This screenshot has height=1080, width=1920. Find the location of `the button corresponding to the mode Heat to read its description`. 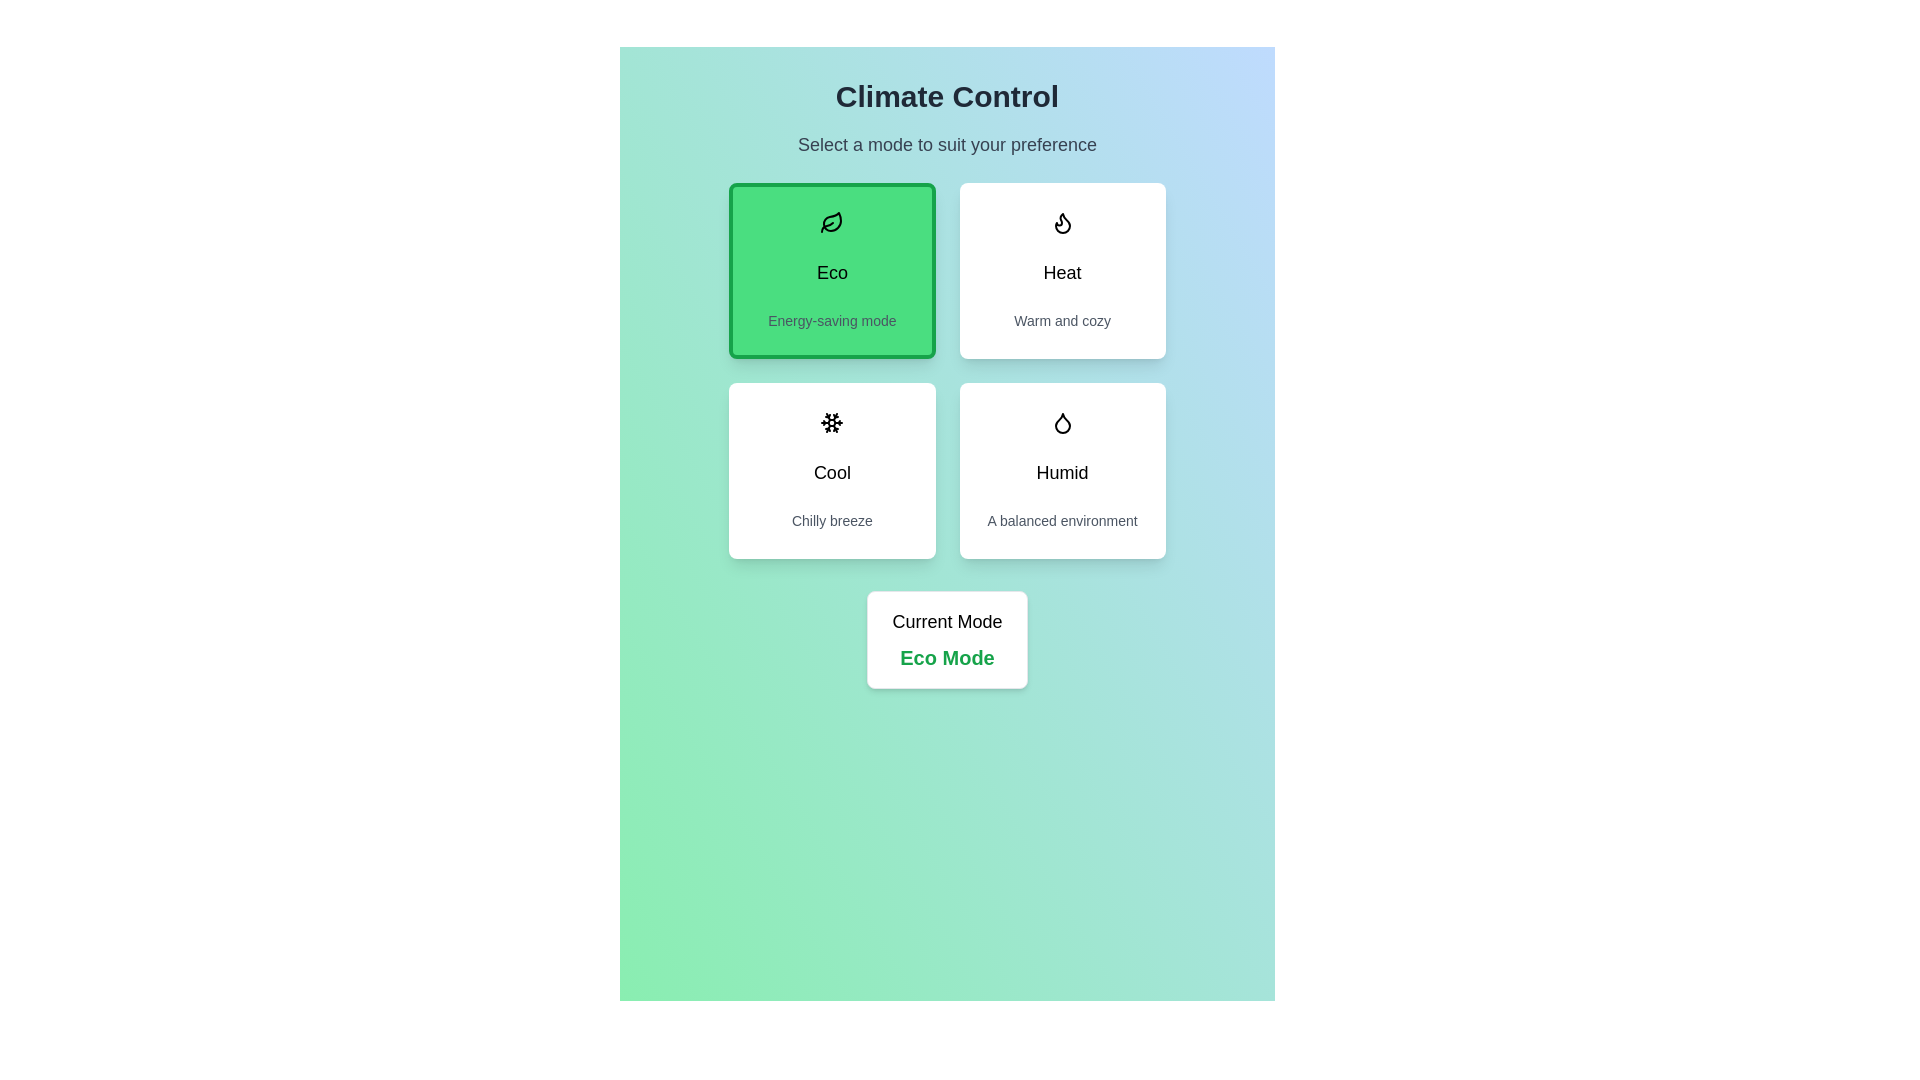

the button corresponding to the mode Heat to read its description is located at coordinates (1061, 270).